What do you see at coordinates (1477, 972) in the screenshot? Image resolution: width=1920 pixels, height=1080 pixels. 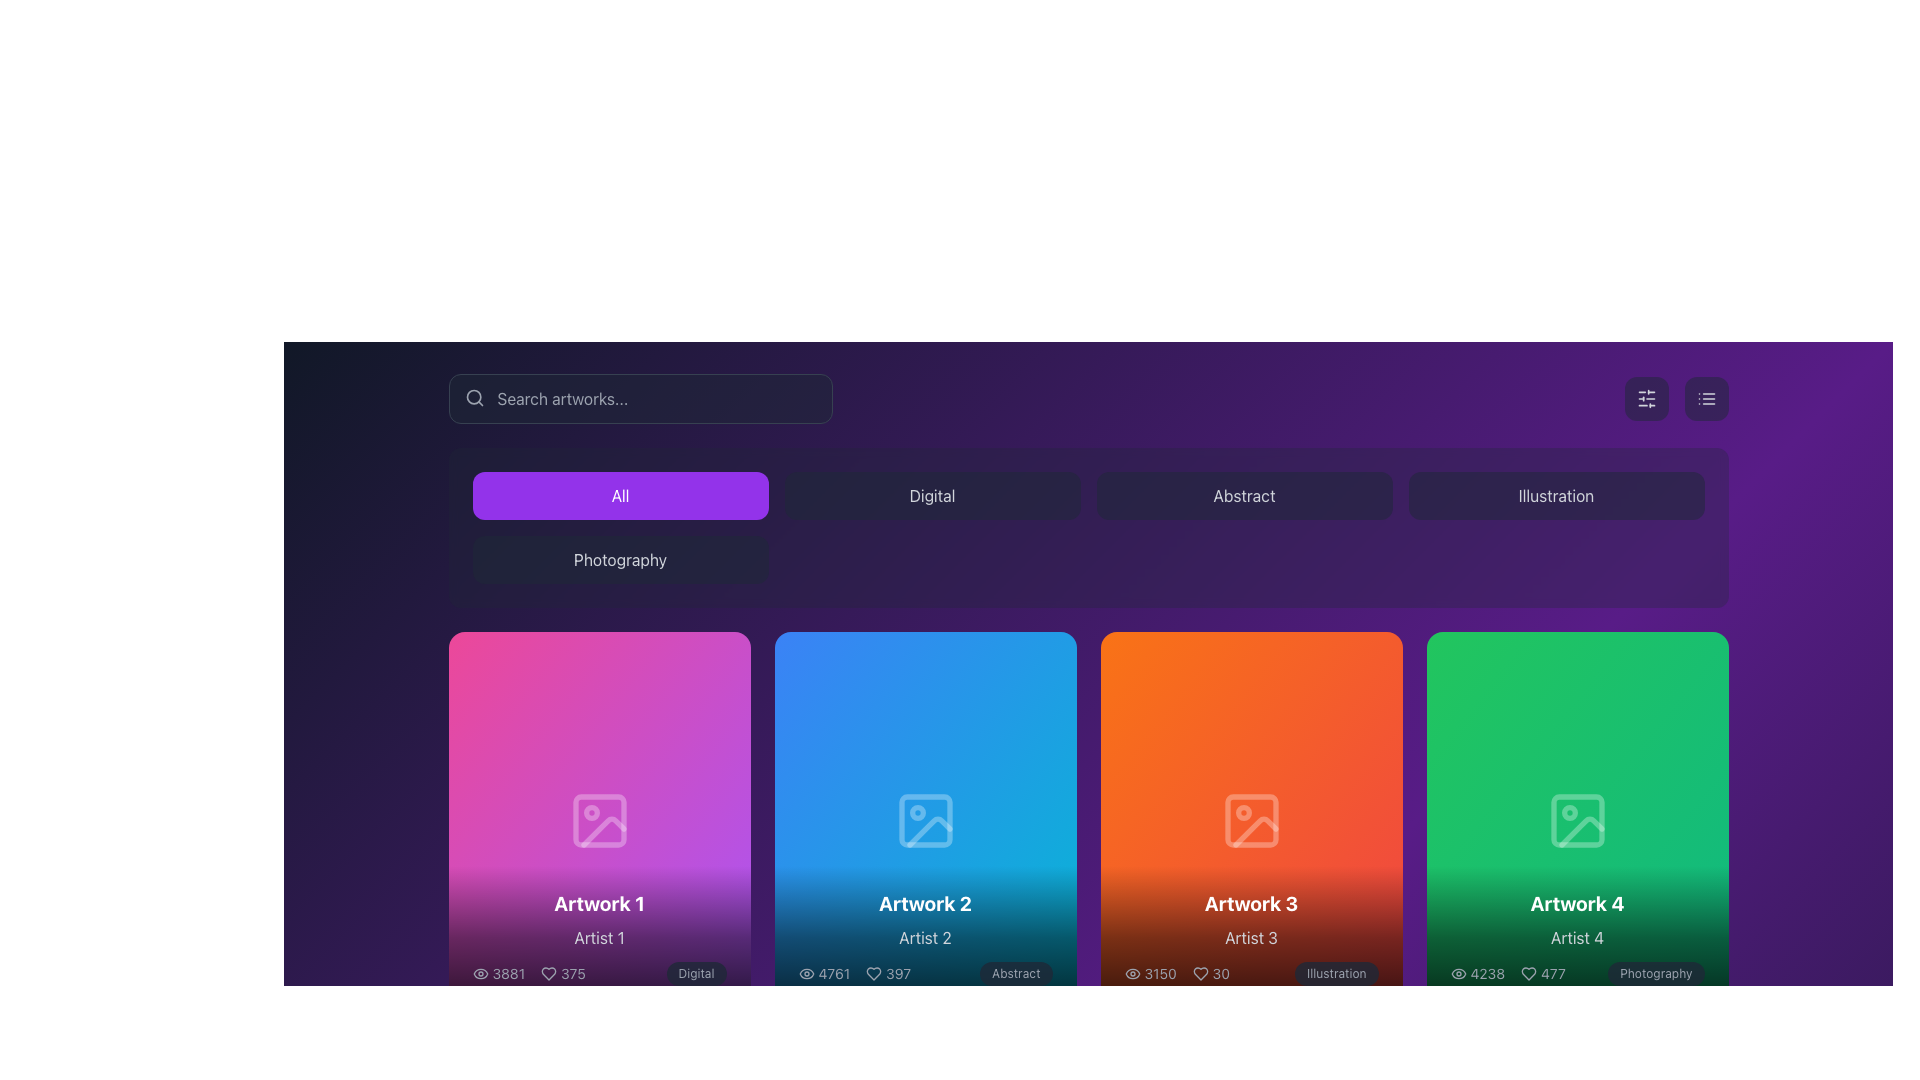 I see `the numeric text '4238' located at the bottom left corner of the card for Artwork 4, adjacent to the eye-shaped icon` at bounding box center [1477, 972].